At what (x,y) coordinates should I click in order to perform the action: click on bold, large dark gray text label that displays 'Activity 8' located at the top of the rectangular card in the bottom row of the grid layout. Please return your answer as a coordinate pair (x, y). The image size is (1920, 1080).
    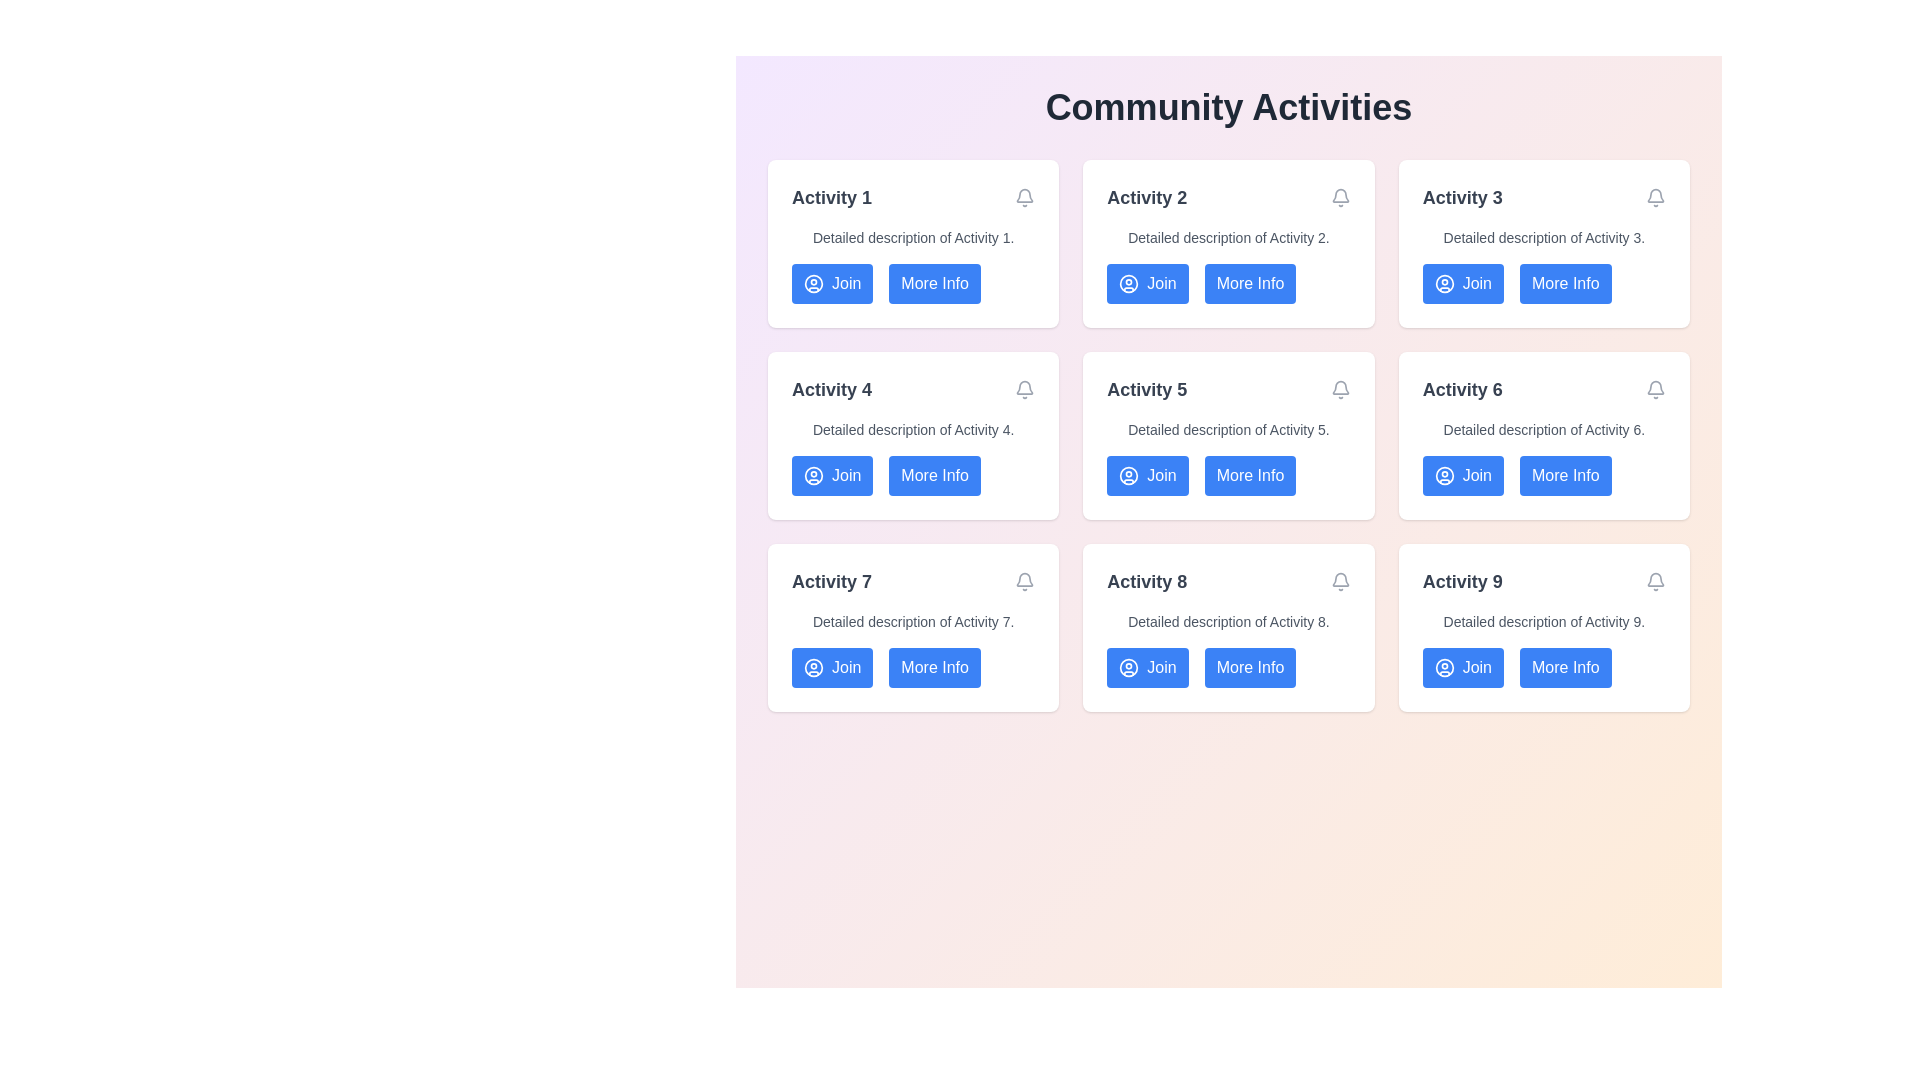
    Looking at the image, I should click on (1147, 582).